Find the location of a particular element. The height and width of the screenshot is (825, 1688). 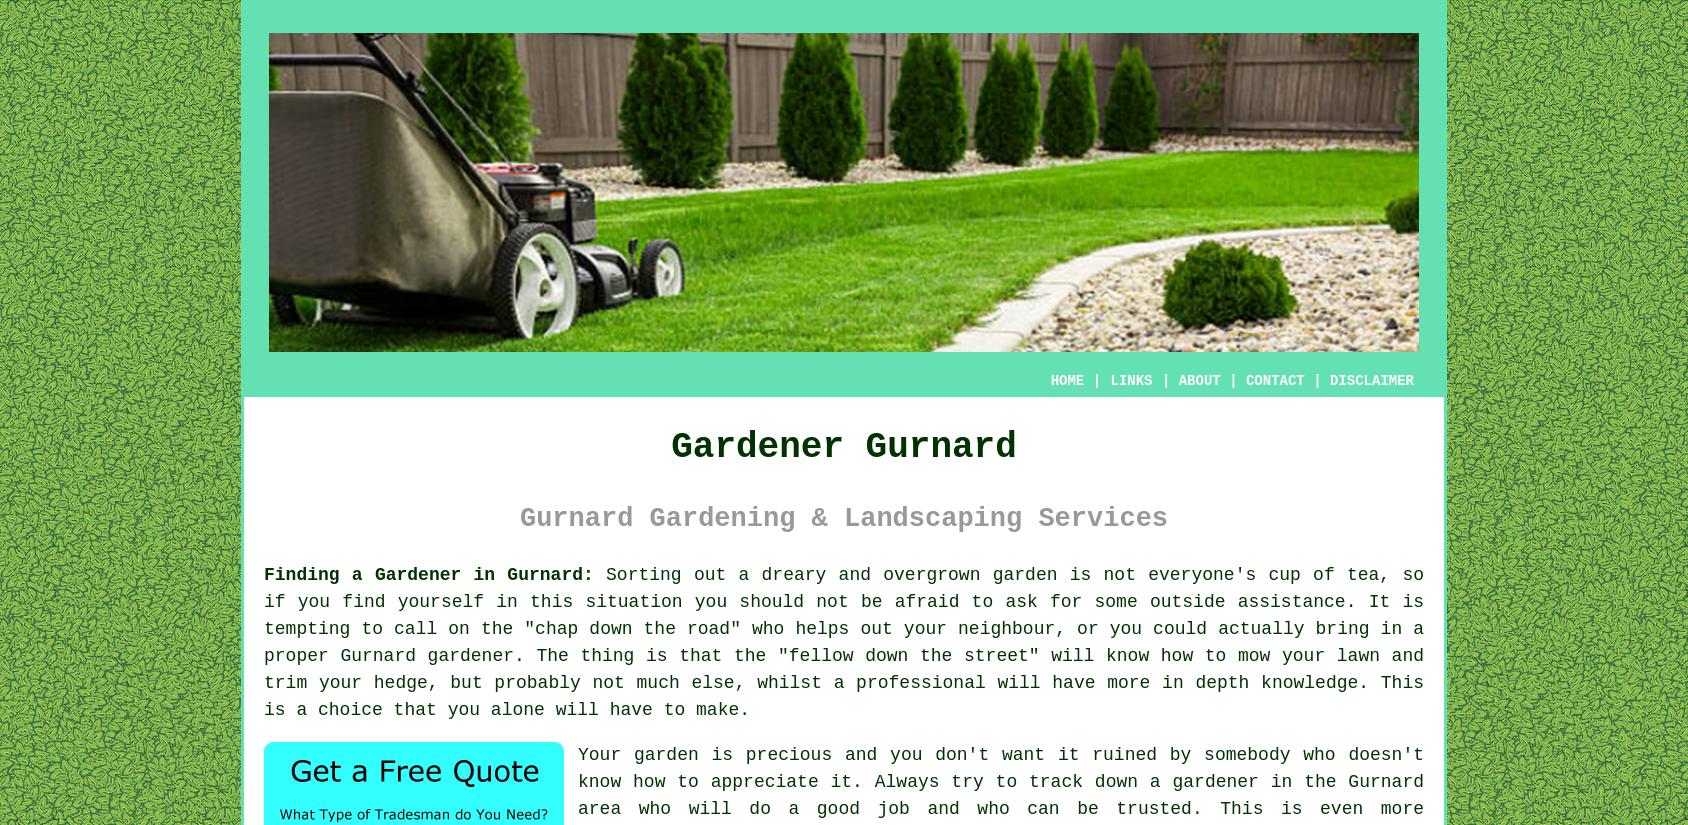

'Finding a Gardener in Gurnard:' is located at coordinates (427, 574).